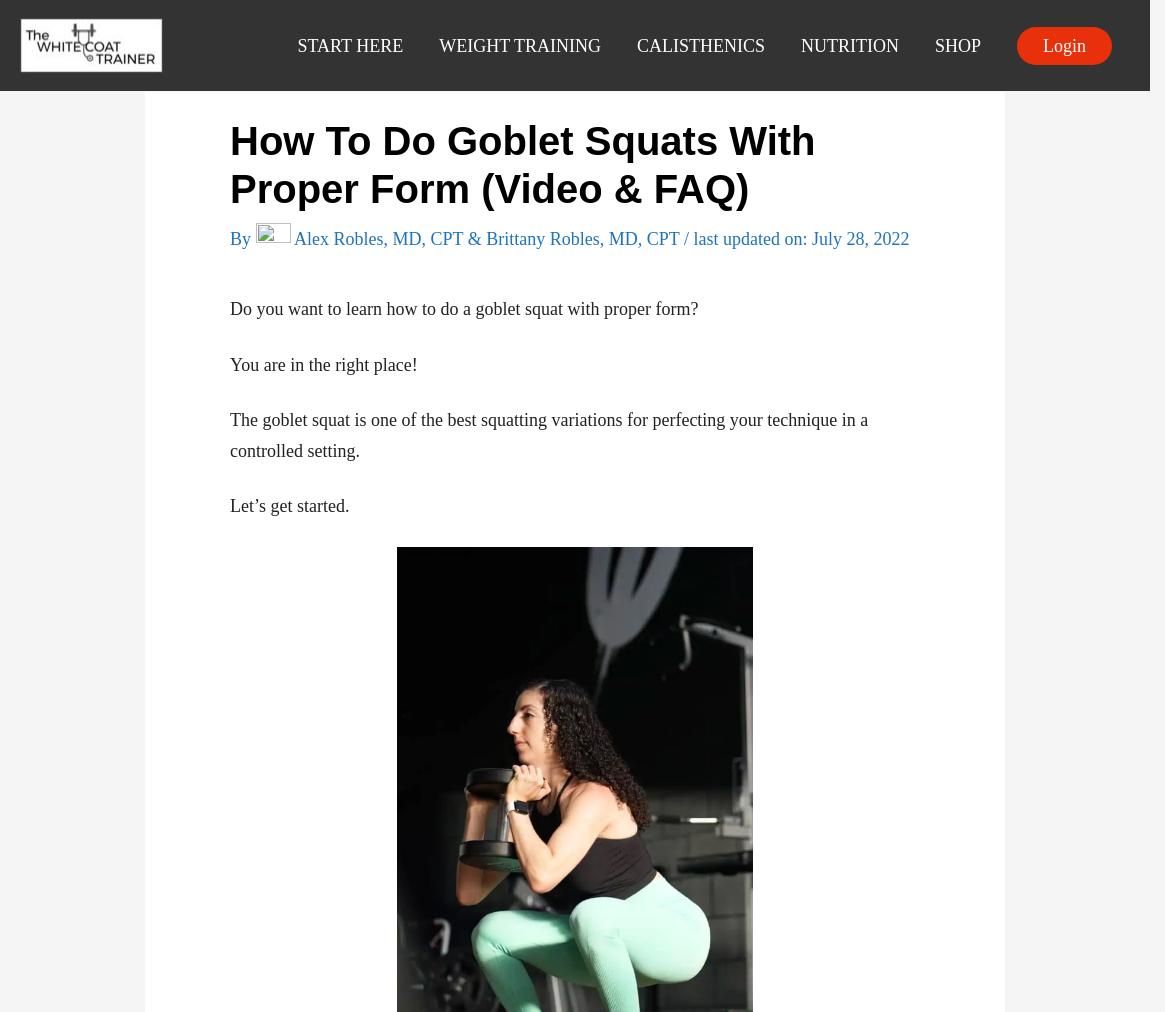  What do you see at coordinates (464, 307) in the screenshot?
I see `'Do you want to learn how to do a goblet squat with proper form?'` at bounding box center [464, 307].